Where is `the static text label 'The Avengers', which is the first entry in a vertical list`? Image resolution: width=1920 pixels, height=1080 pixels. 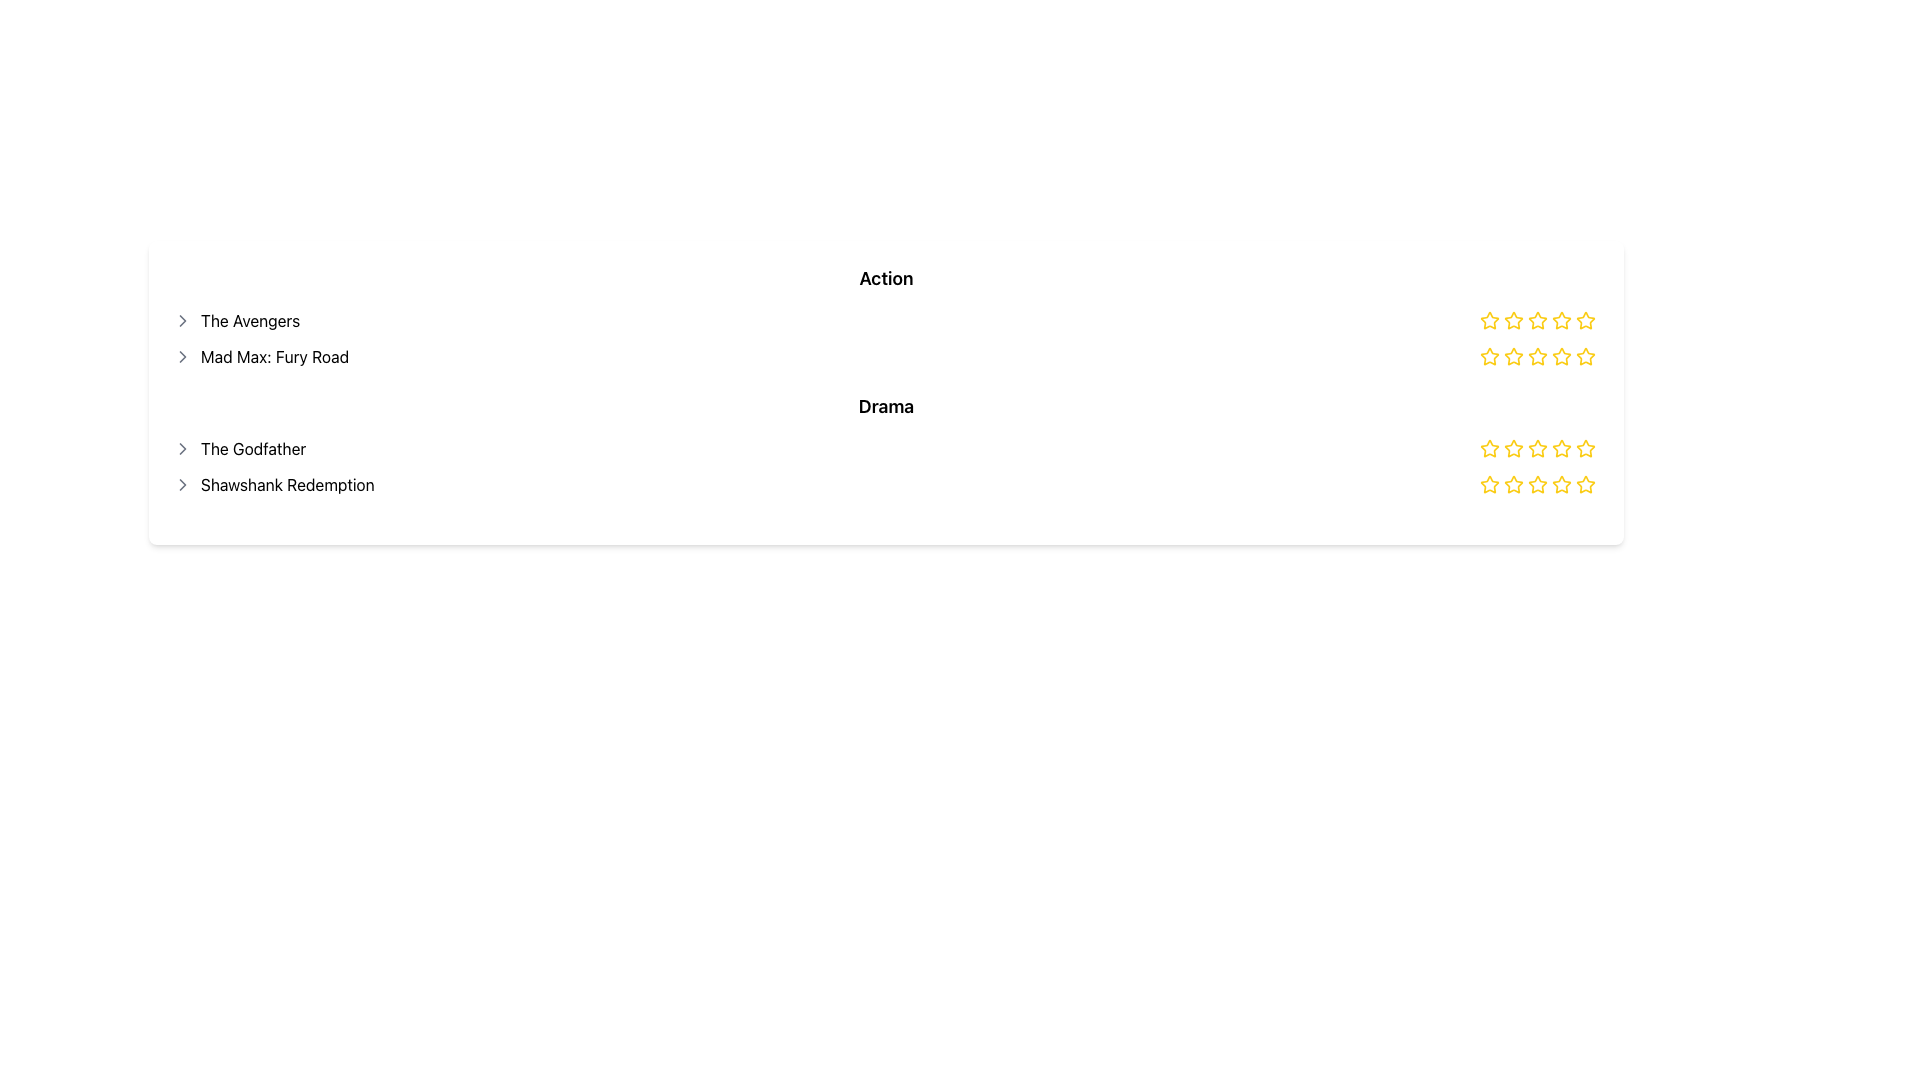
the static text label 'The Avengers', which is the first entry in a vertical list is located at coordinates (249, 319).